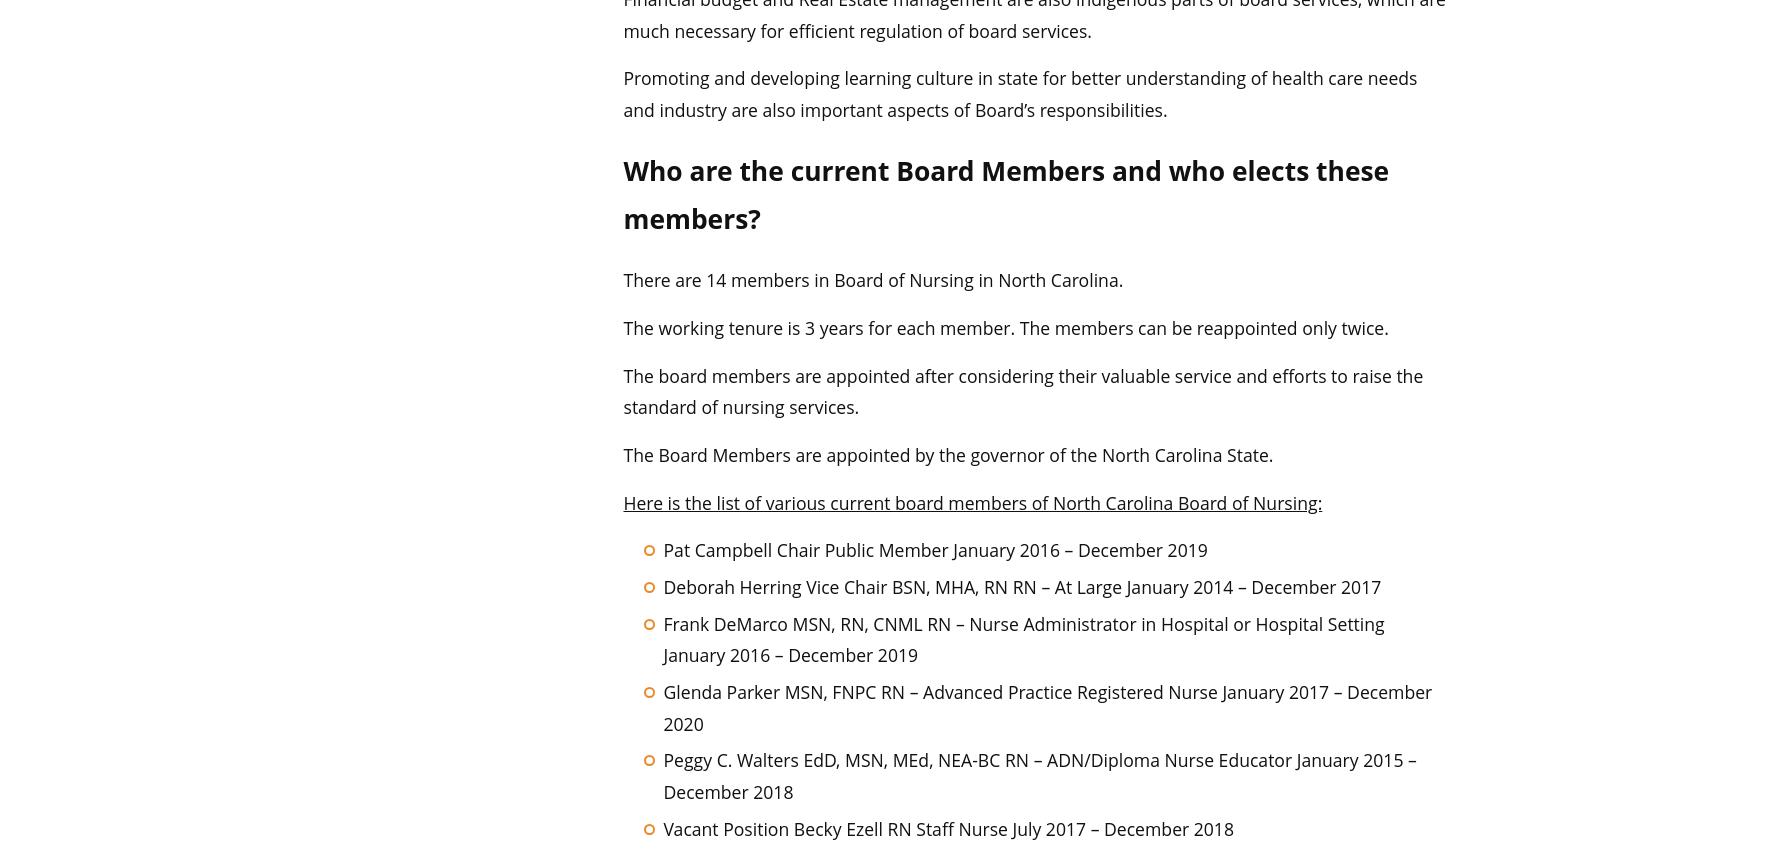 The width and height of the screenshot is (1787, 849). Describe the element at coordinates (621, 93) in the screenshot. I see `'Promoting and developing learning culture in state for better understanding of health care needs and industry are also important aspects of Board’s responsibilities.'` at that location.